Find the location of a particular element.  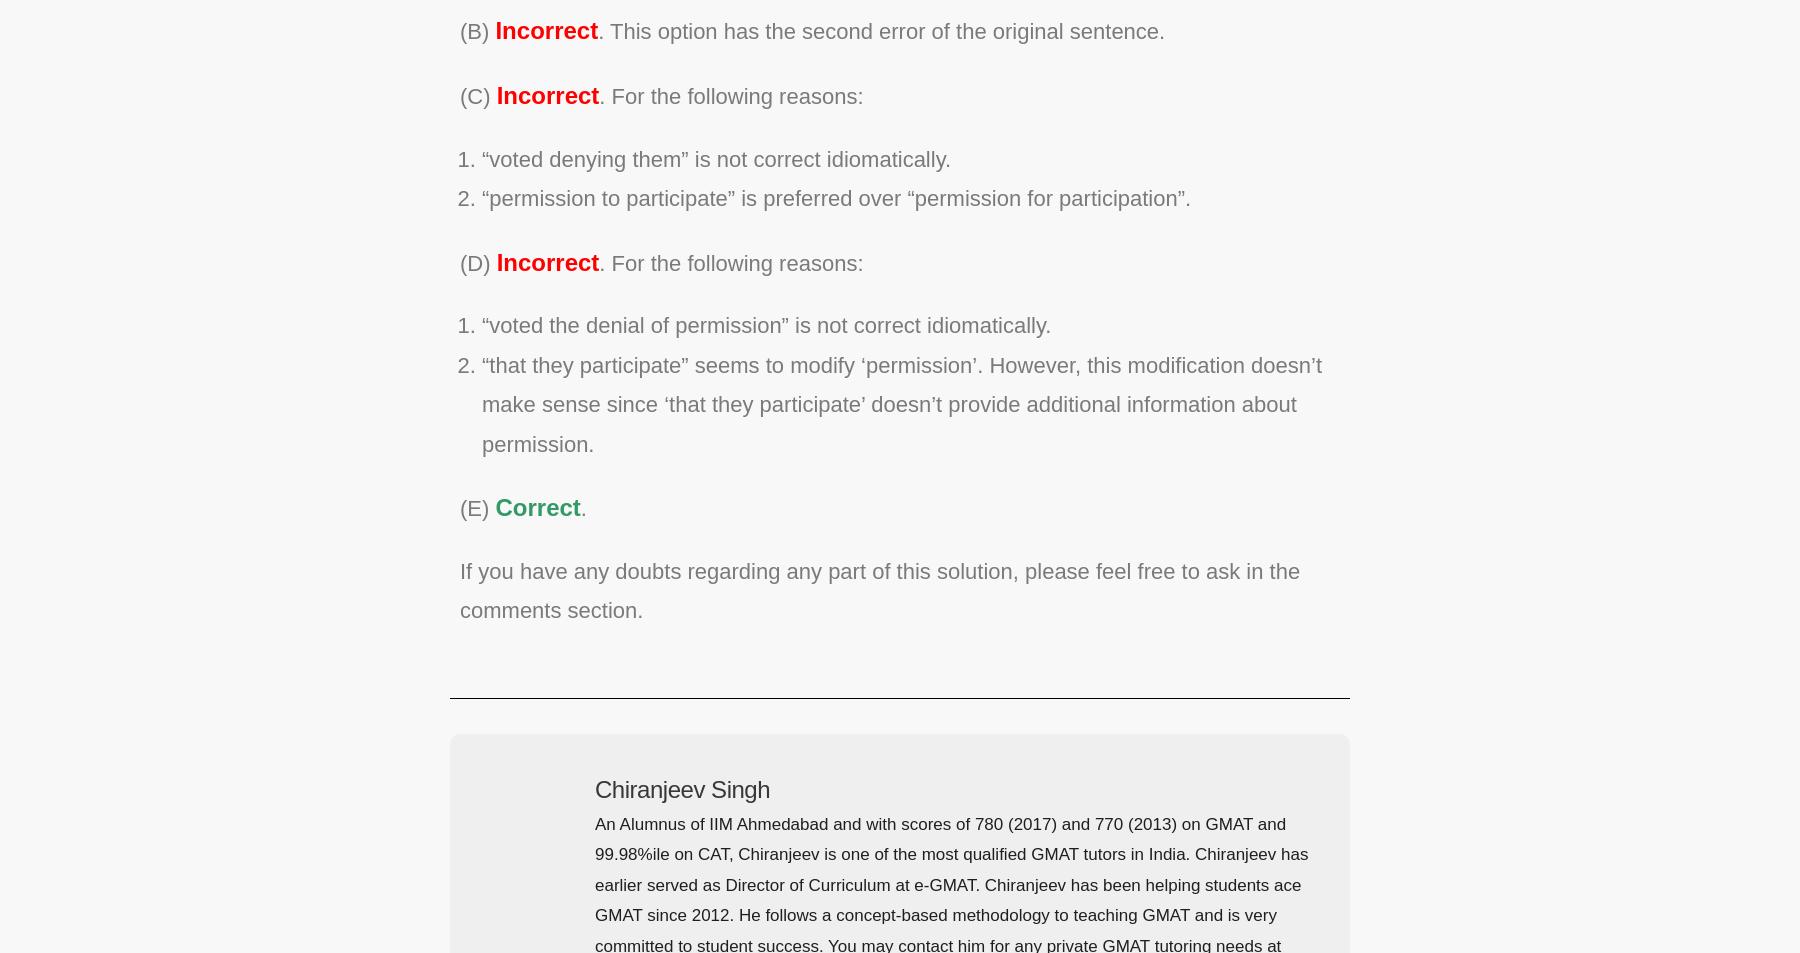

'“voted the denial of permission” is not correct idiomatically.' is located at coordinates (767, 324).